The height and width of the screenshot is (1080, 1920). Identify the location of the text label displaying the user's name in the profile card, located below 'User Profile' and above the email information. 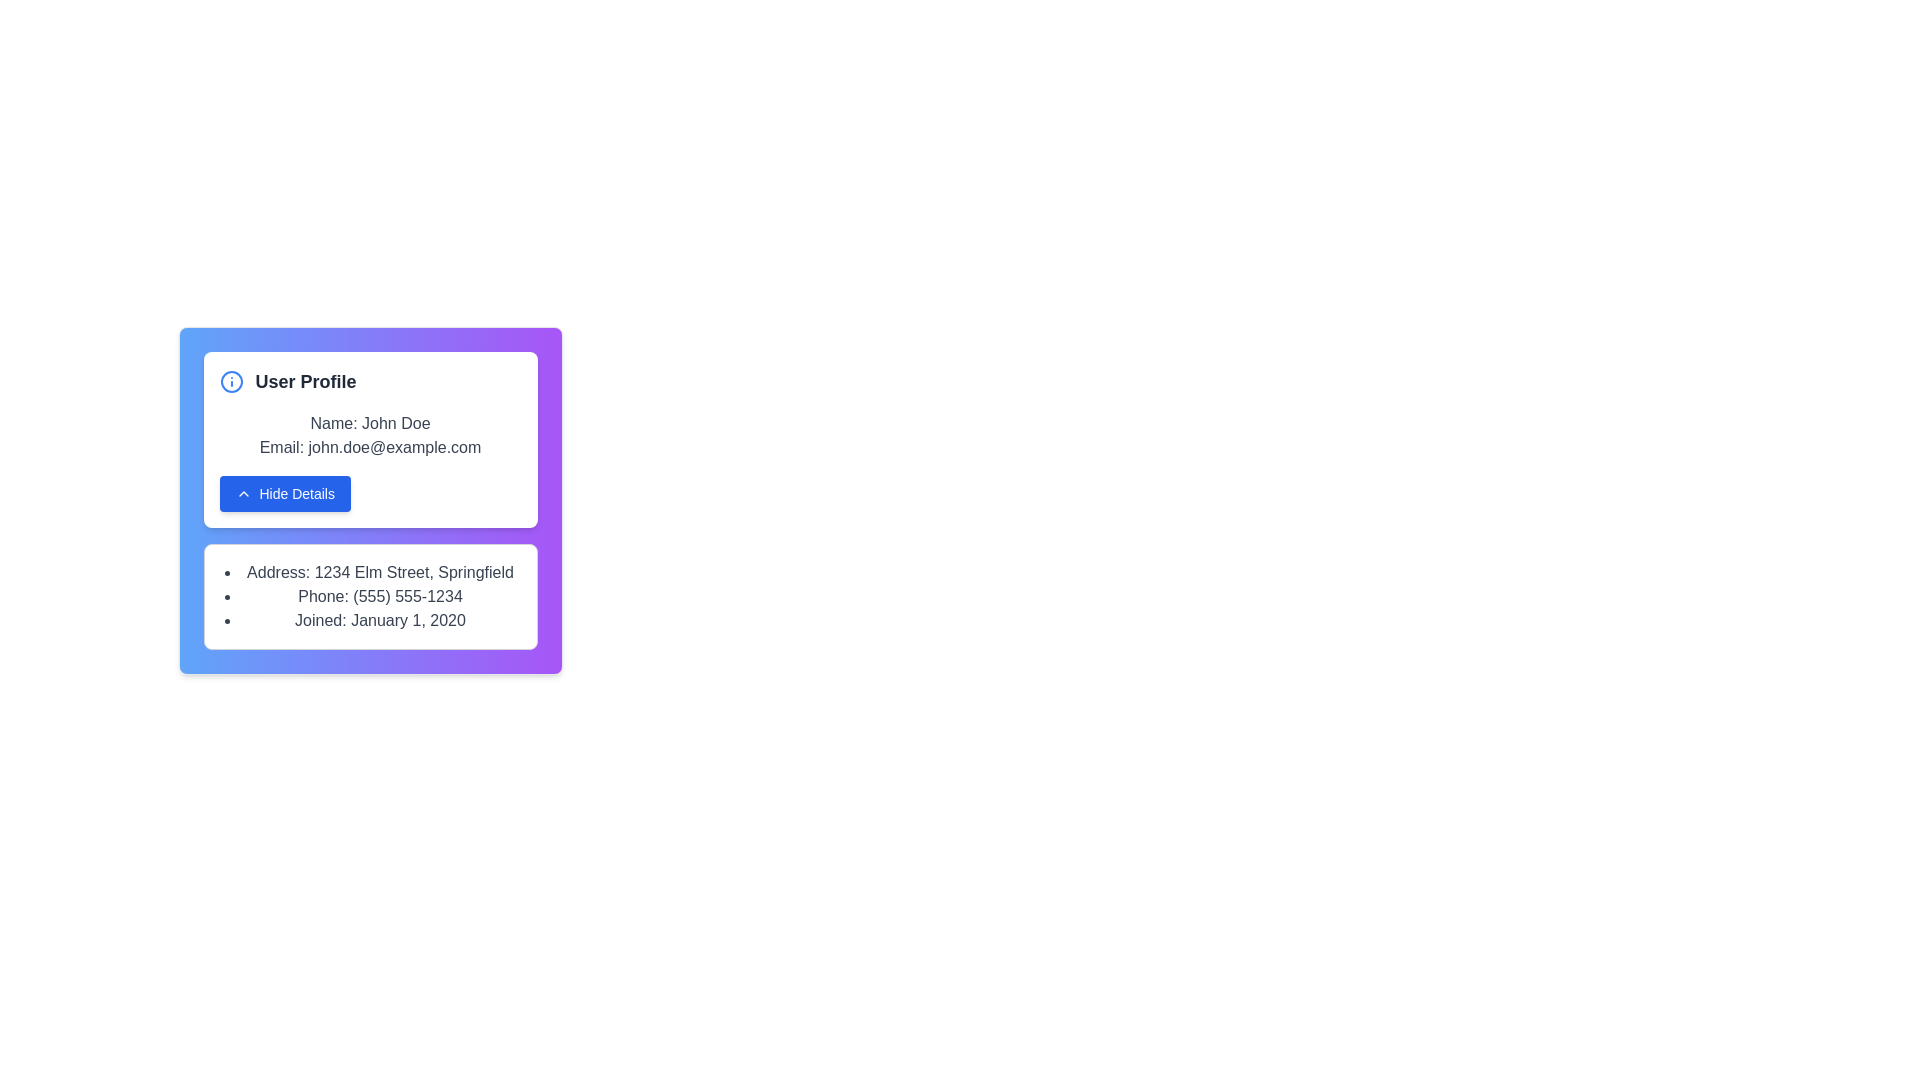
(370, 423).